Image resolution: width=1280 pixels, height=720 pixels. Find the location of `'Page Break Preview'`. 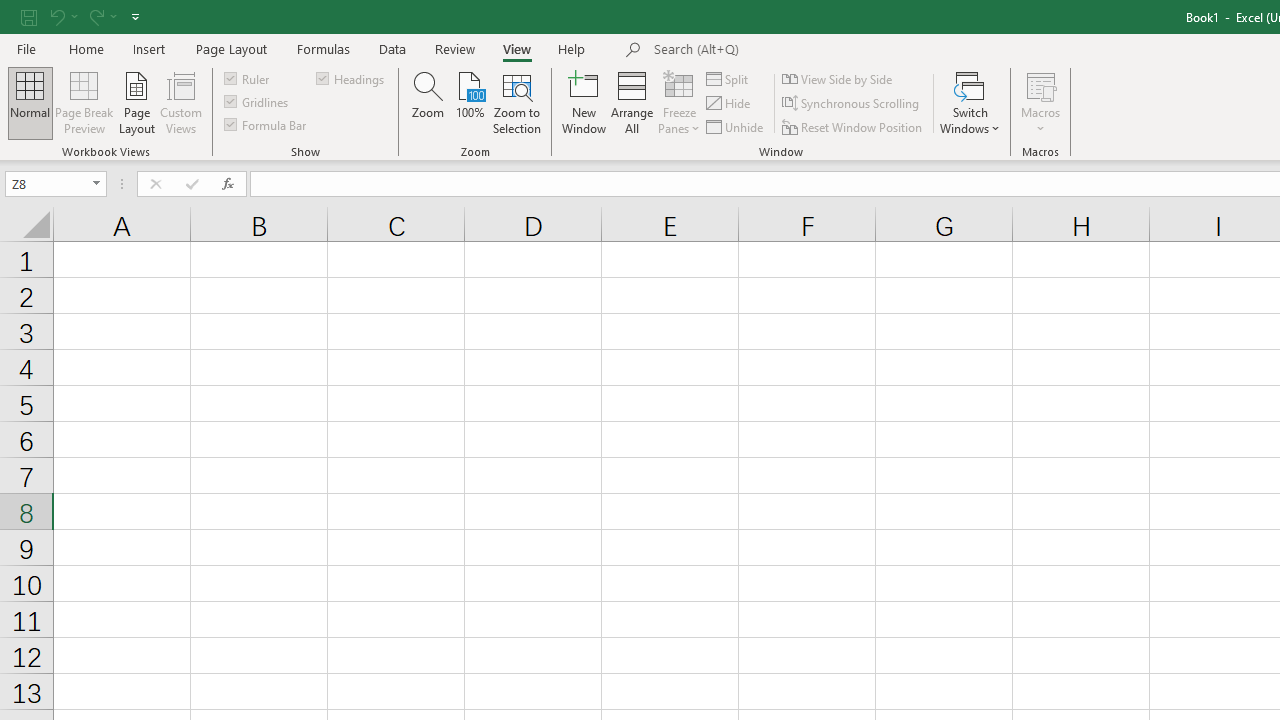

'Page Break Preview' is located at coordinates (83, 103).